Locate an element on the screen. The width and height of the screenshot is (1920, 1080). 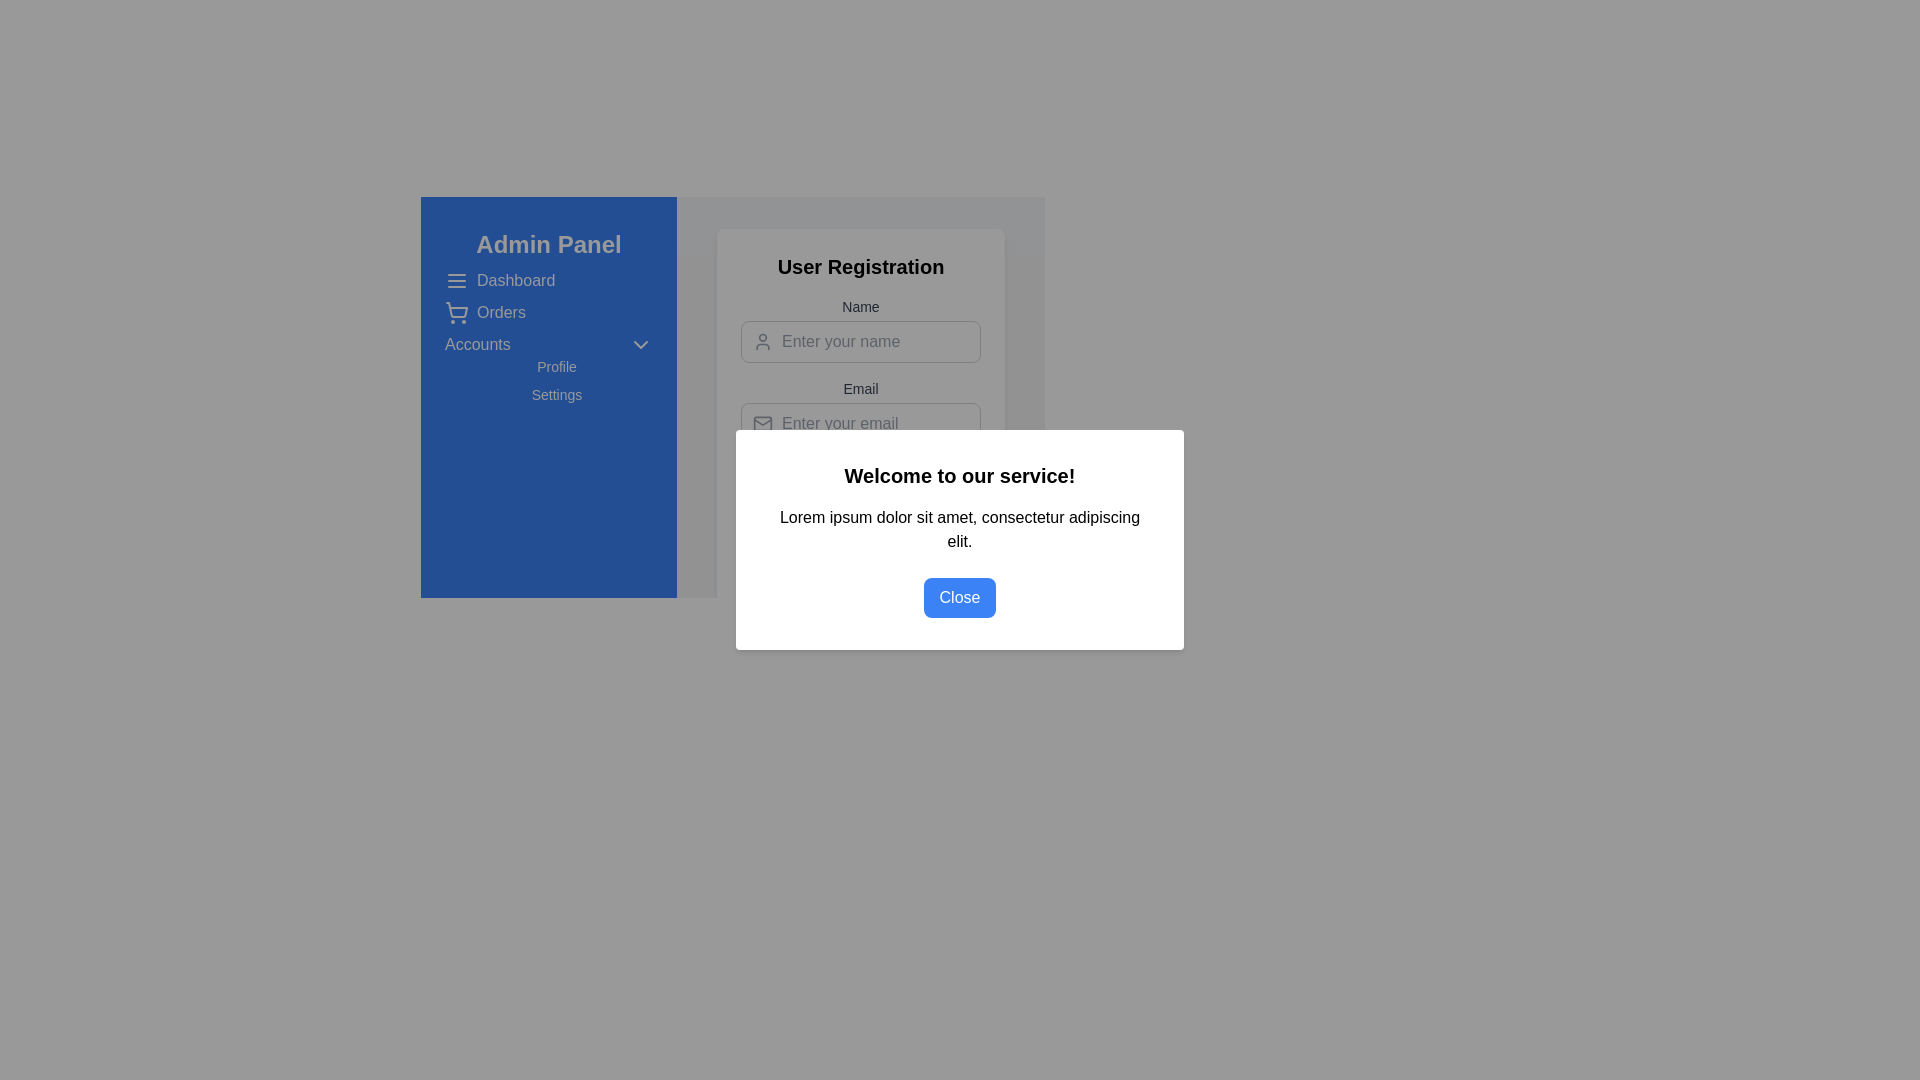
the text label that contains 'Lorem ipsum dolor sit amet, consectetur adipiscing elit.' which is center-aligned in the modal dialog box is located at coordinates (960, 528).